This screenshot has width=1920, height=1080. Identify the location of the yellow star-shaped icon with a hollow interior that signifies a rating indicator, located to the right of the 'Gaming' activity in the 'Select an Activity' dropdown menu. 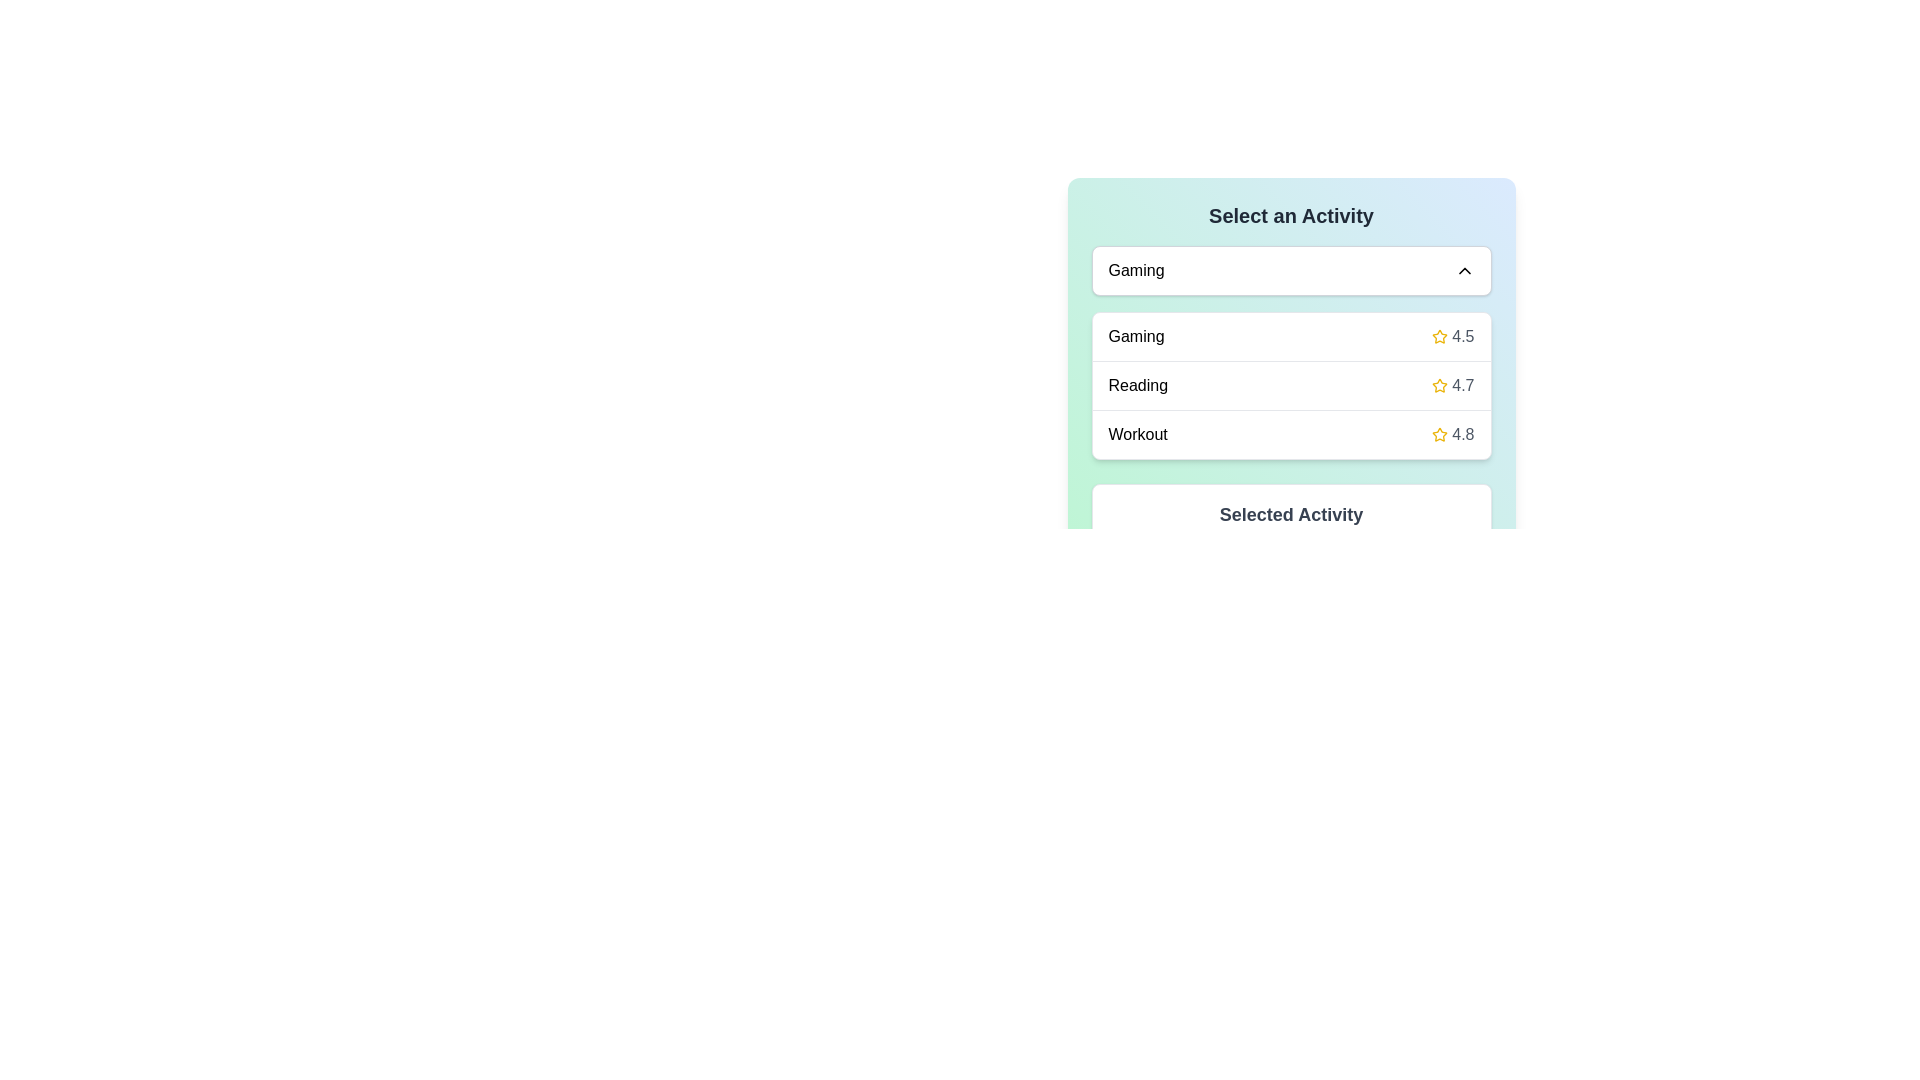
(1440, 385).